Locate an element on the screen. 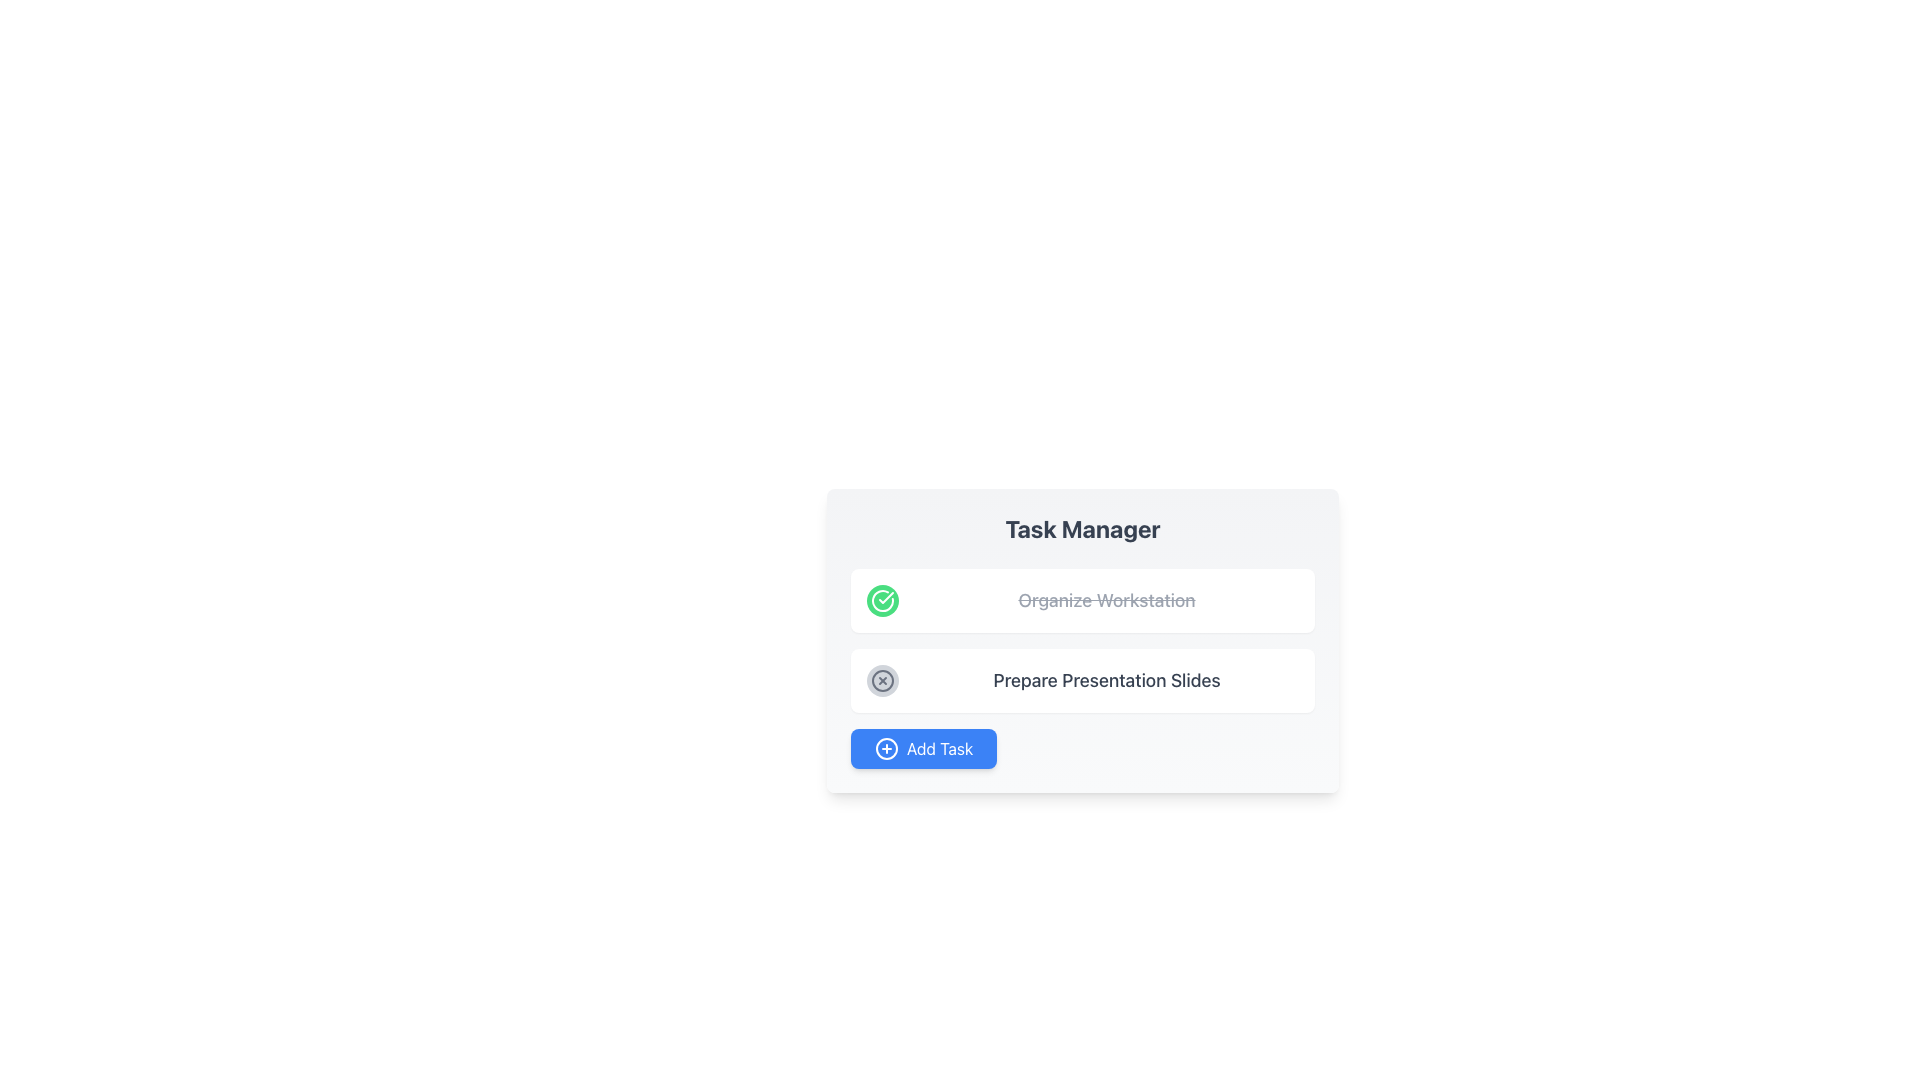  the blue circular icon with a white outline and white plus sign, located within the 'Add Task' button at the bottom center of the interface is located at coordinates (886, 748).